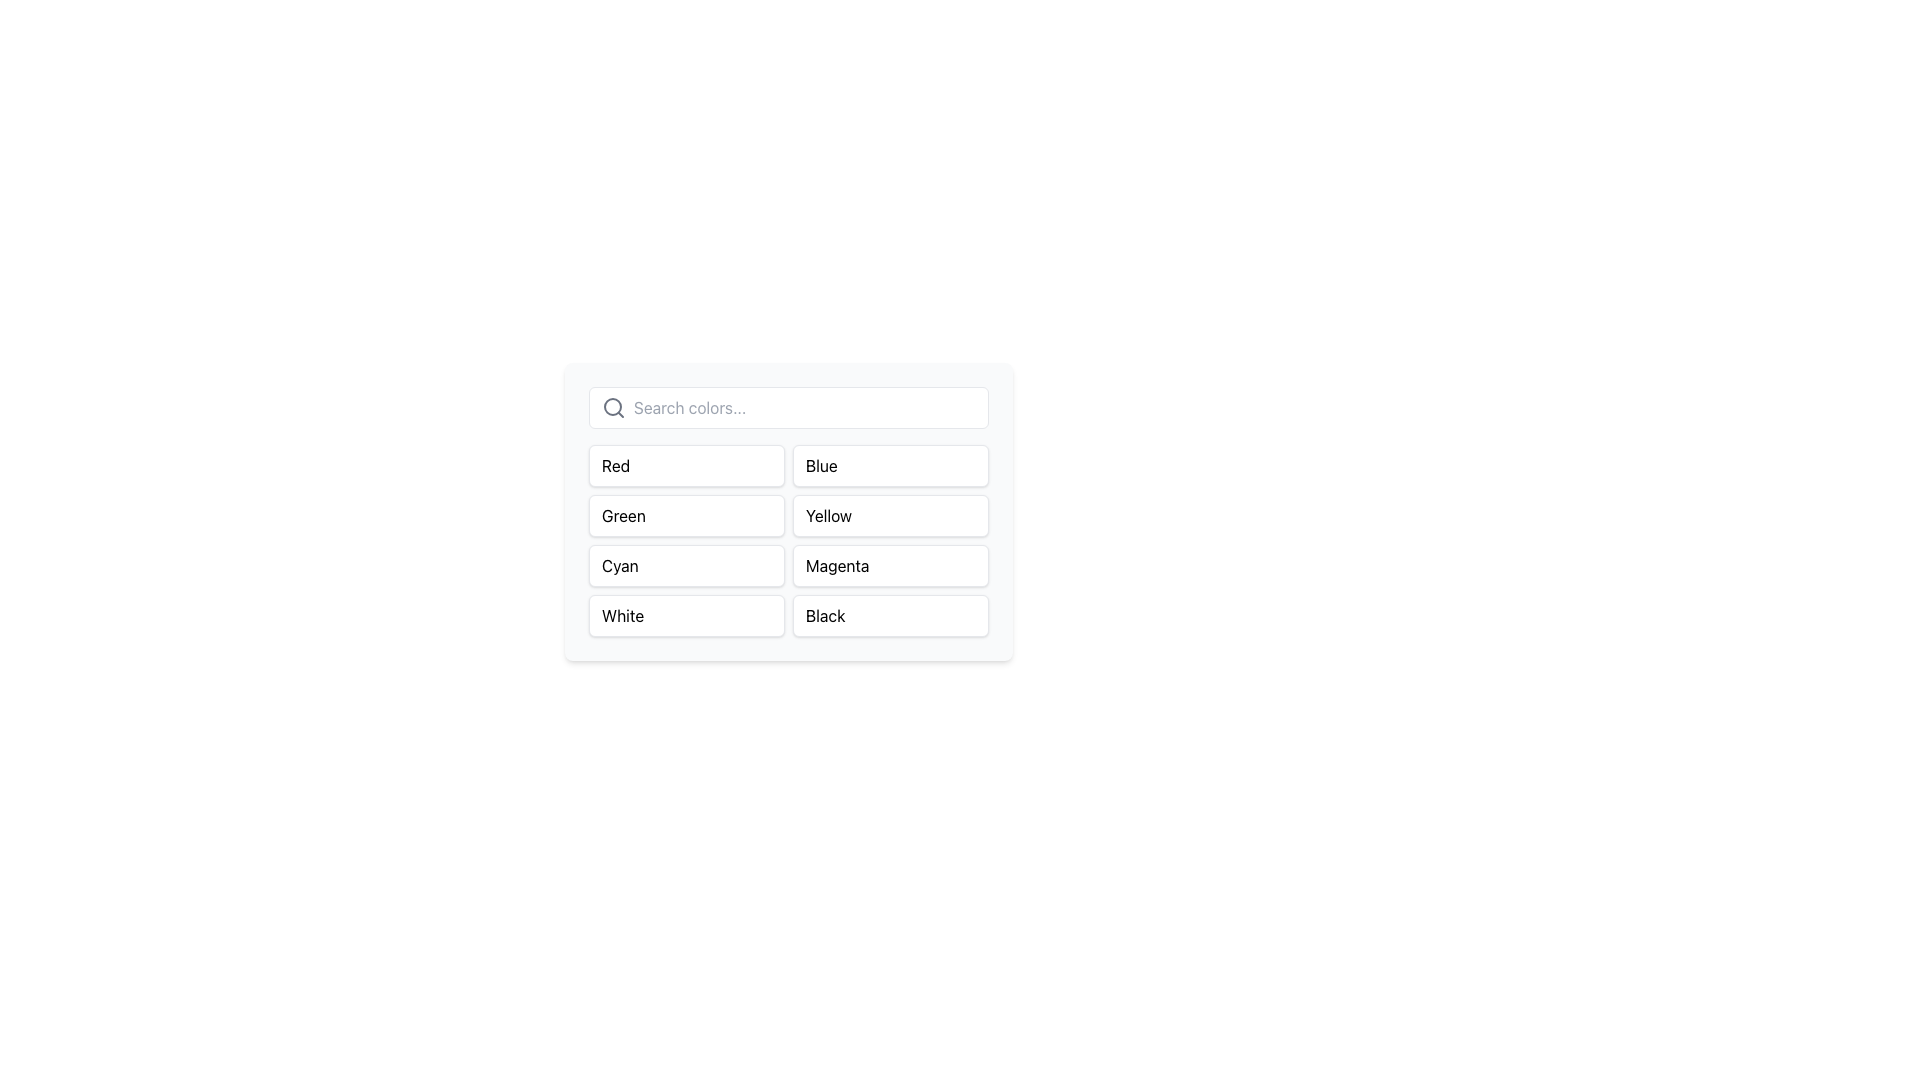 This screenshot has width=1920, height=1080. Describe the element at coordinates (890, 515) in the screenshot. I see `the 'Yellow' button` at that location.